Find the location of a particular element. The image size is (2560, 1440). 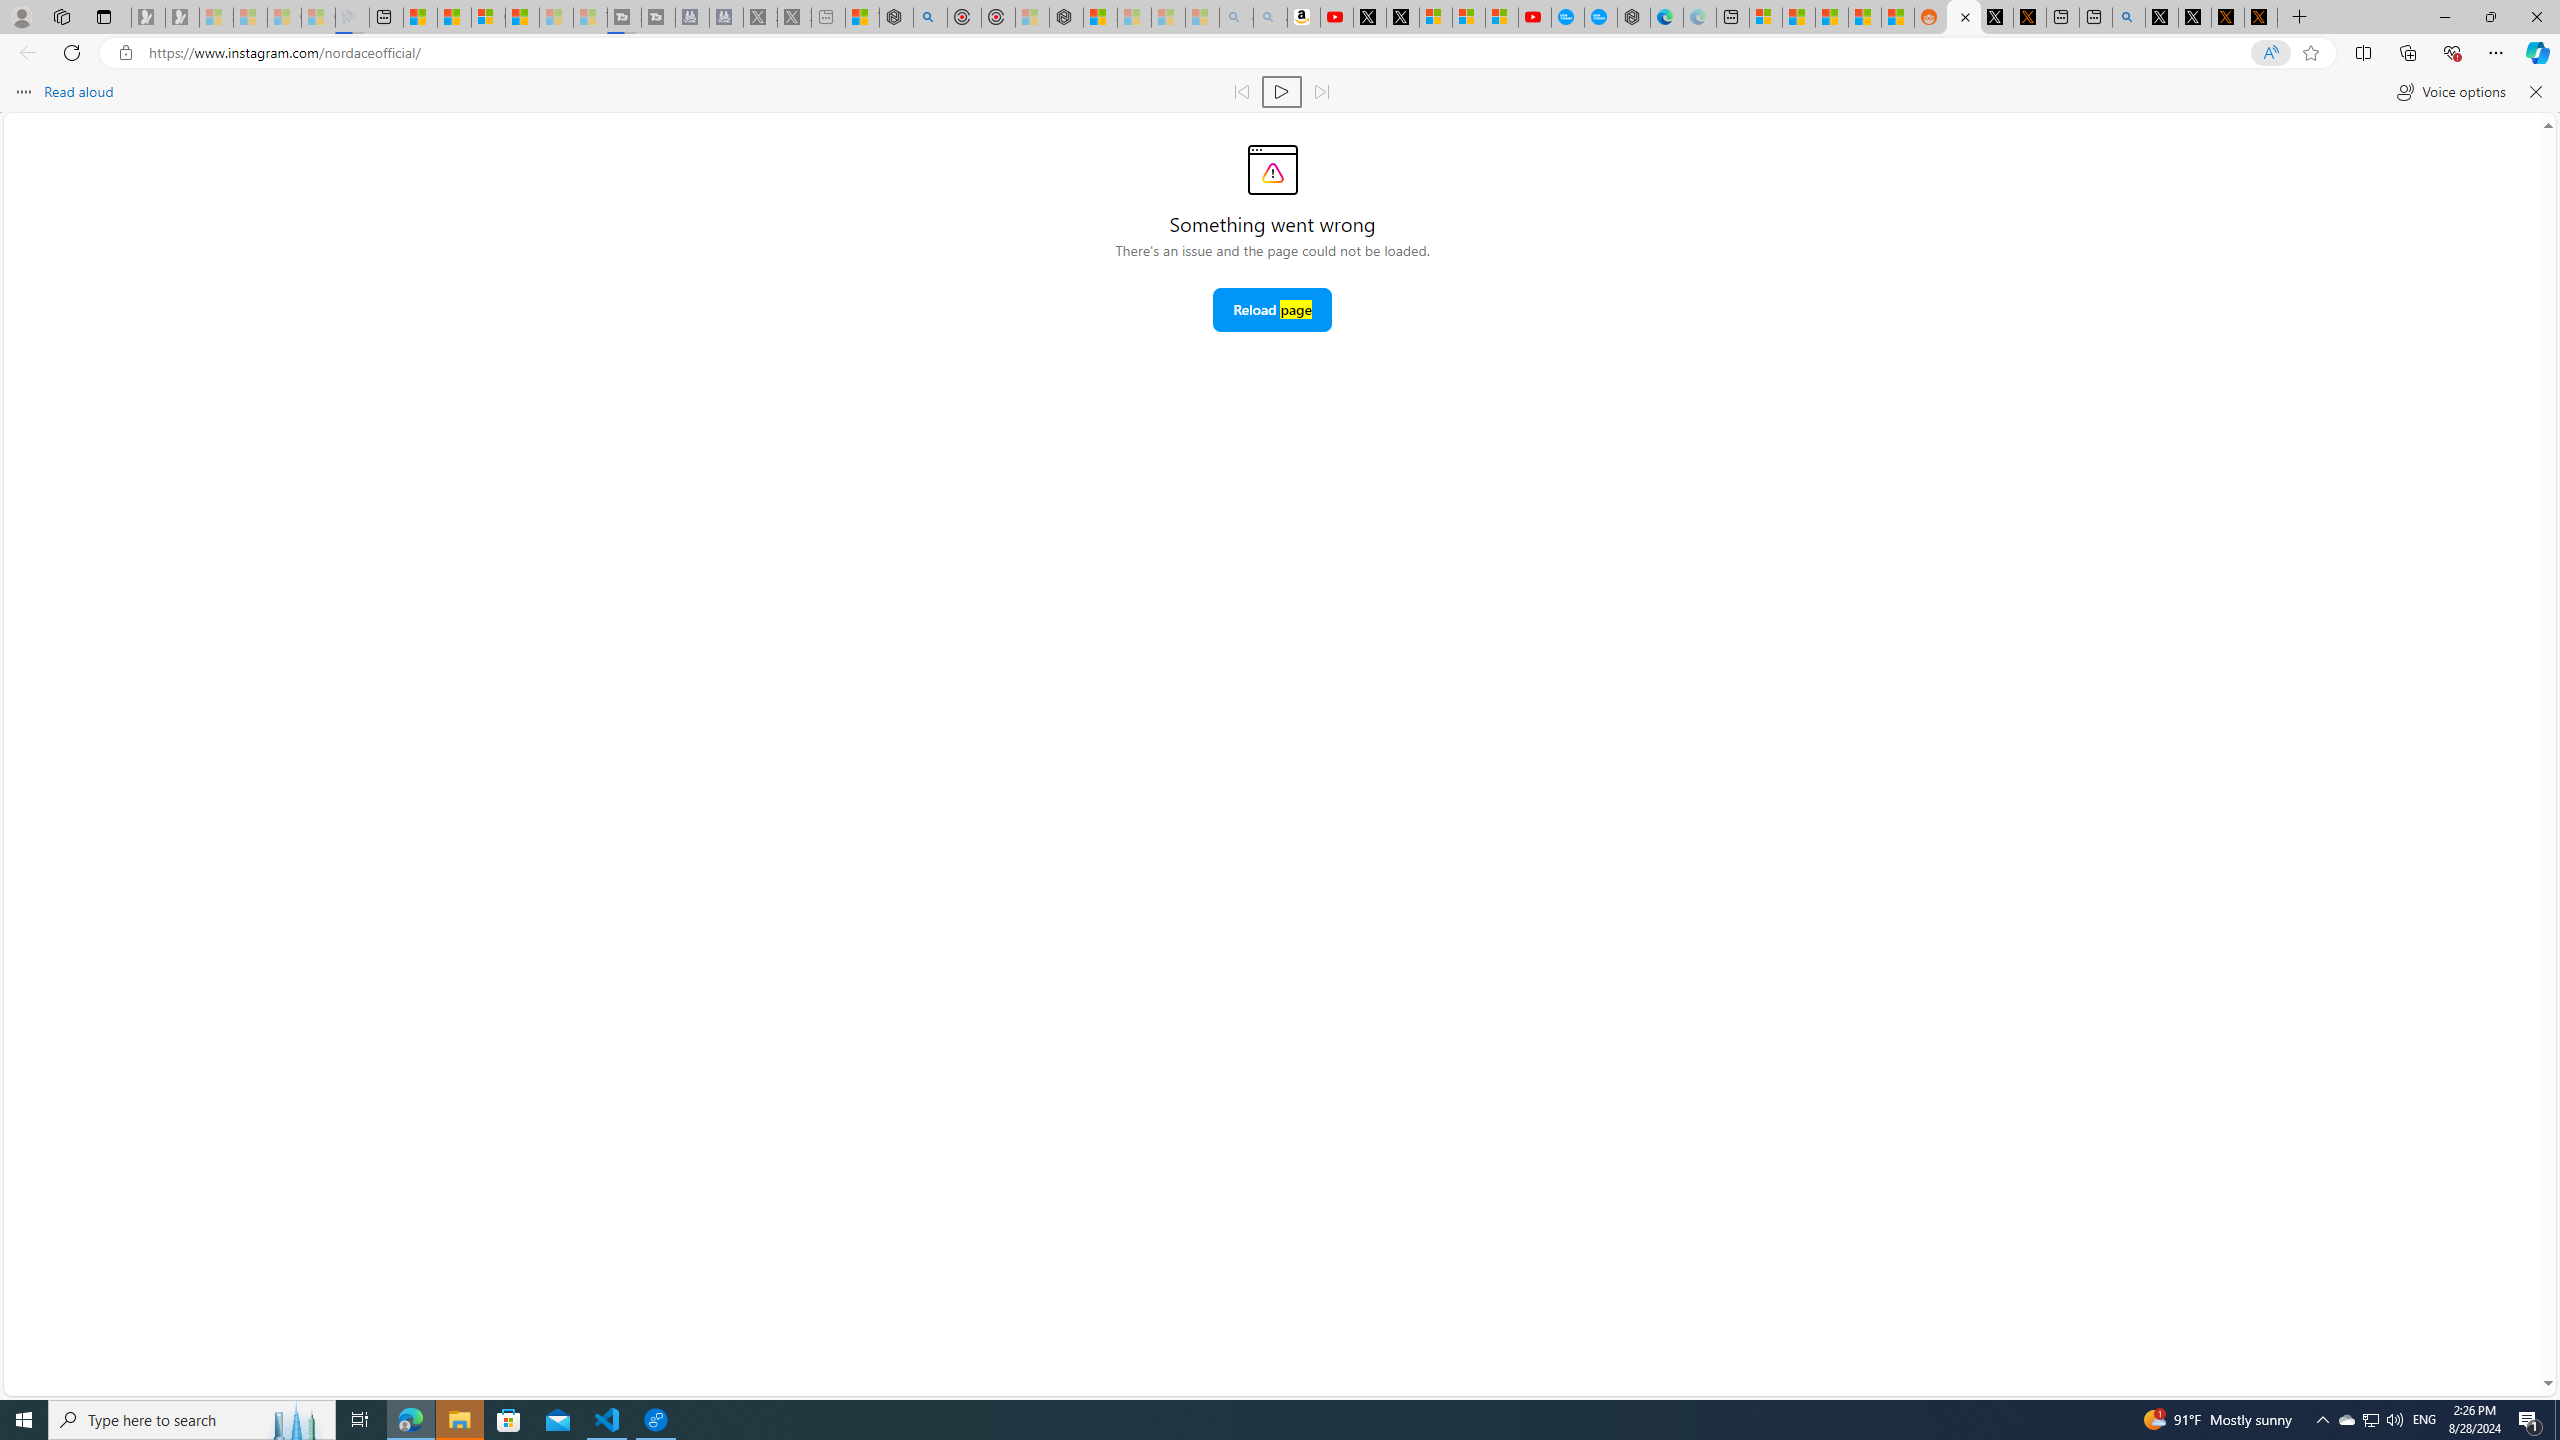

'Read previous paragraph' is located at coordinates (1240, 91).